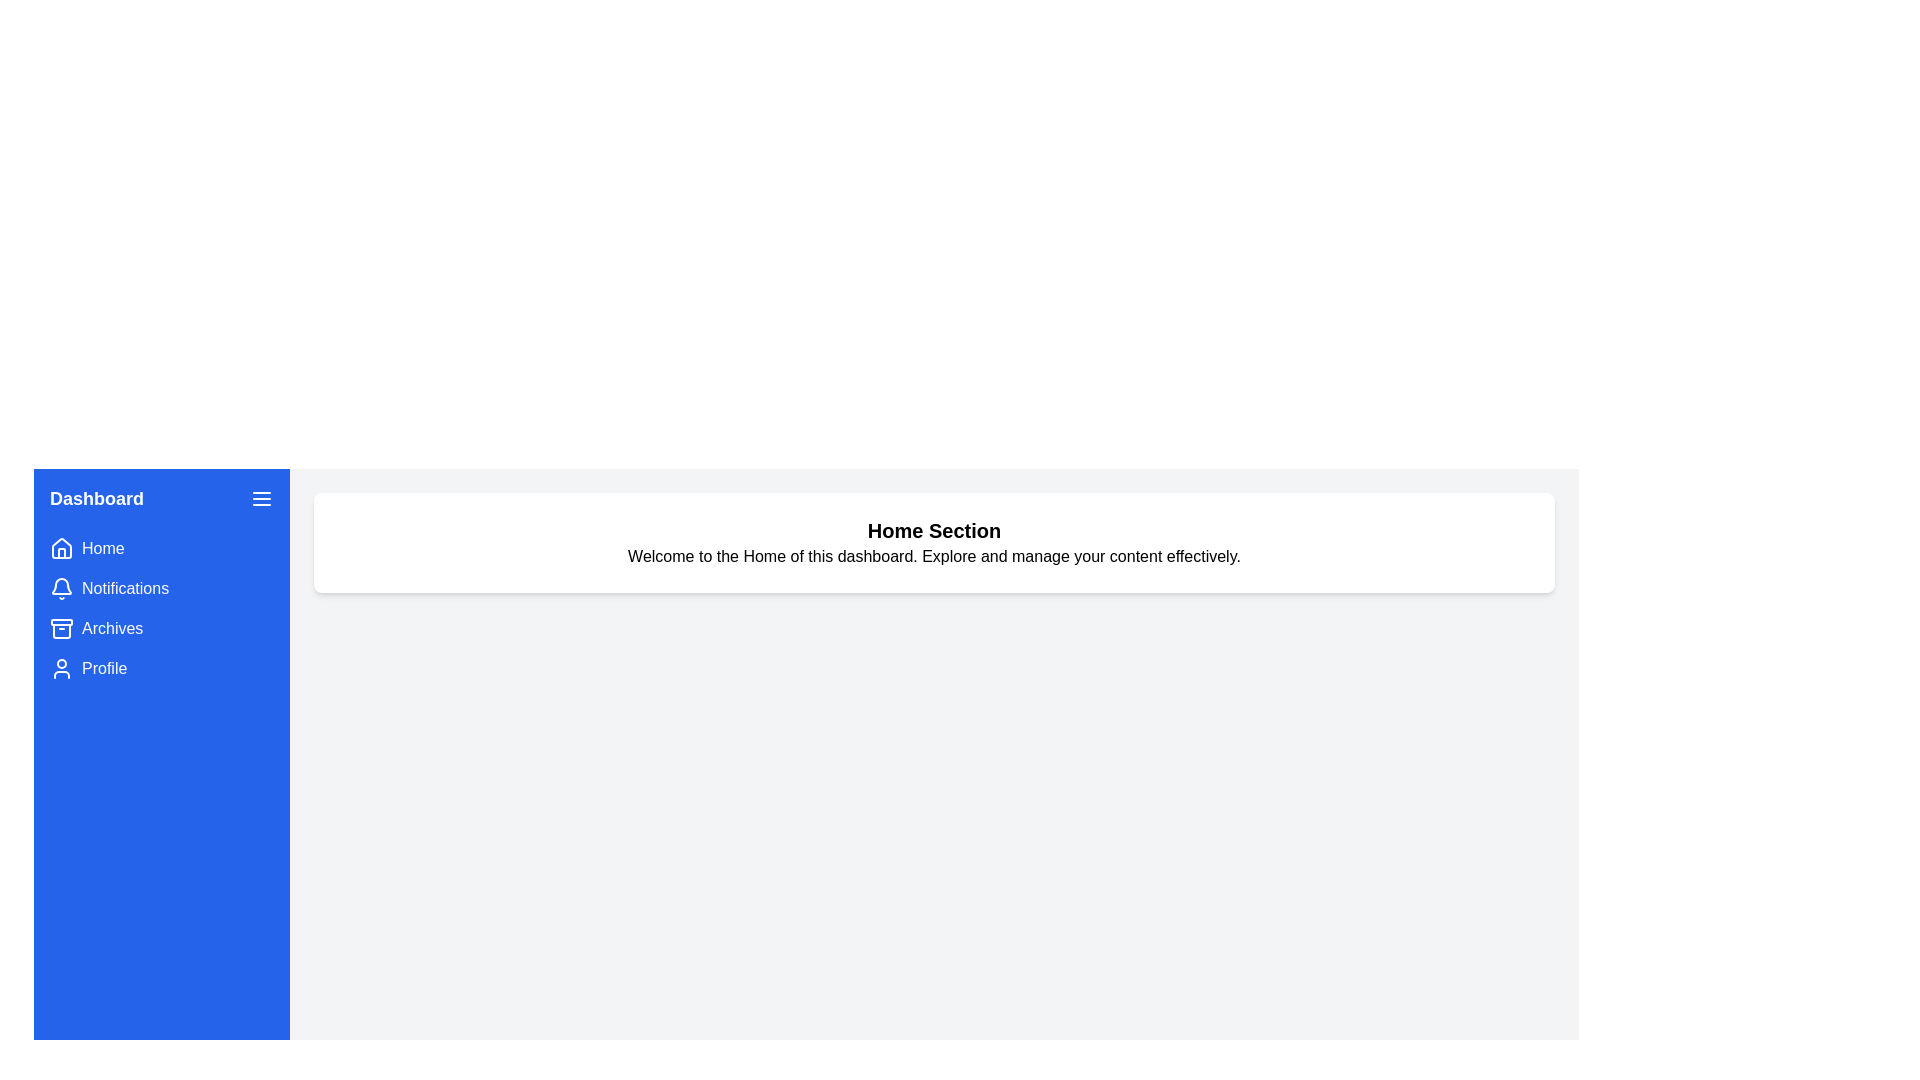 The width and height of the screenshot is (1920, 1080). Describe the element at coordinates (62, 548) in the screenshot. I see `the house icon located in the left-hand vertical navigation bar` at that location.